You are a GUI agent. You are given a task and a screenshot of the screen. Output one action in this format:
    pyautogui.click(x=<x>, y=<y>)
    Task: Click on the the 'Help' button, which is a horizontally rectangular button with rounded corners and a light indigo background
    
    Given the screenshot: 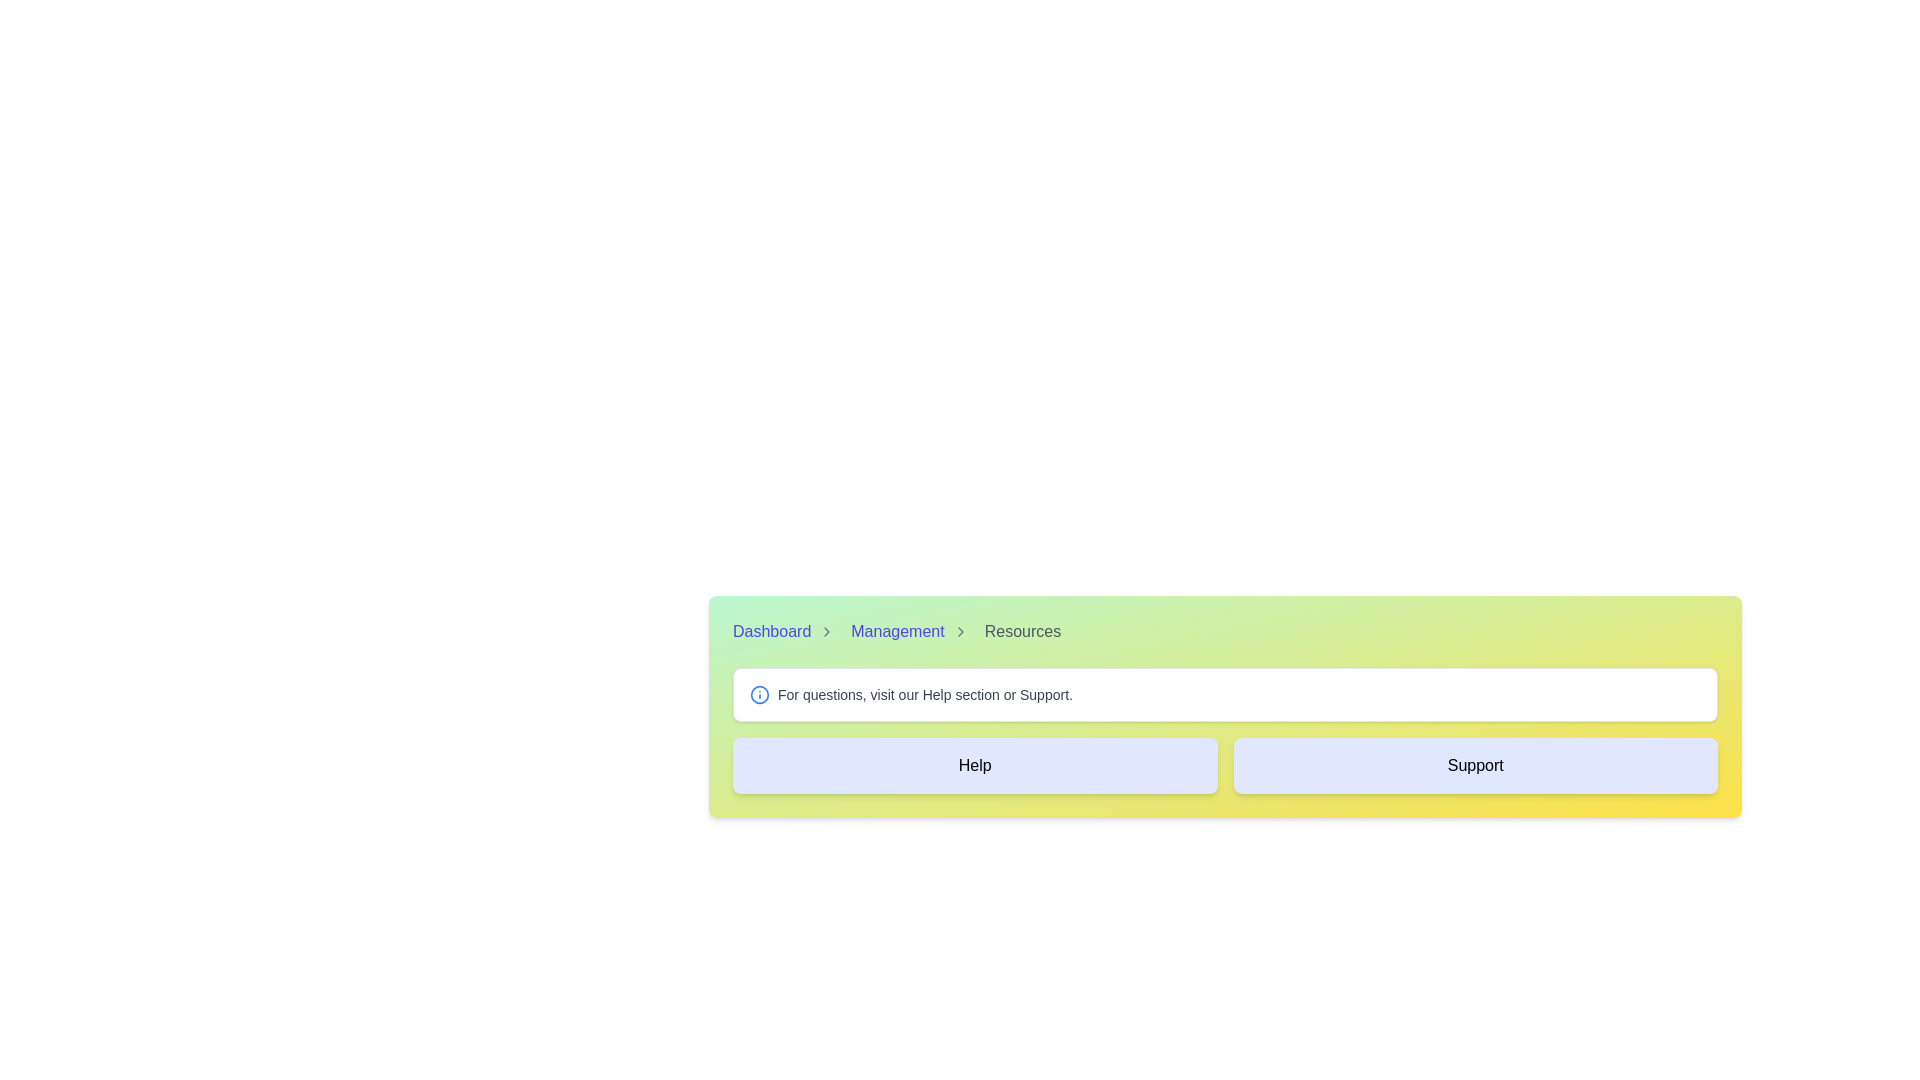 What is the action you would take?
    pyautogui.click(x=975, y=765)
    